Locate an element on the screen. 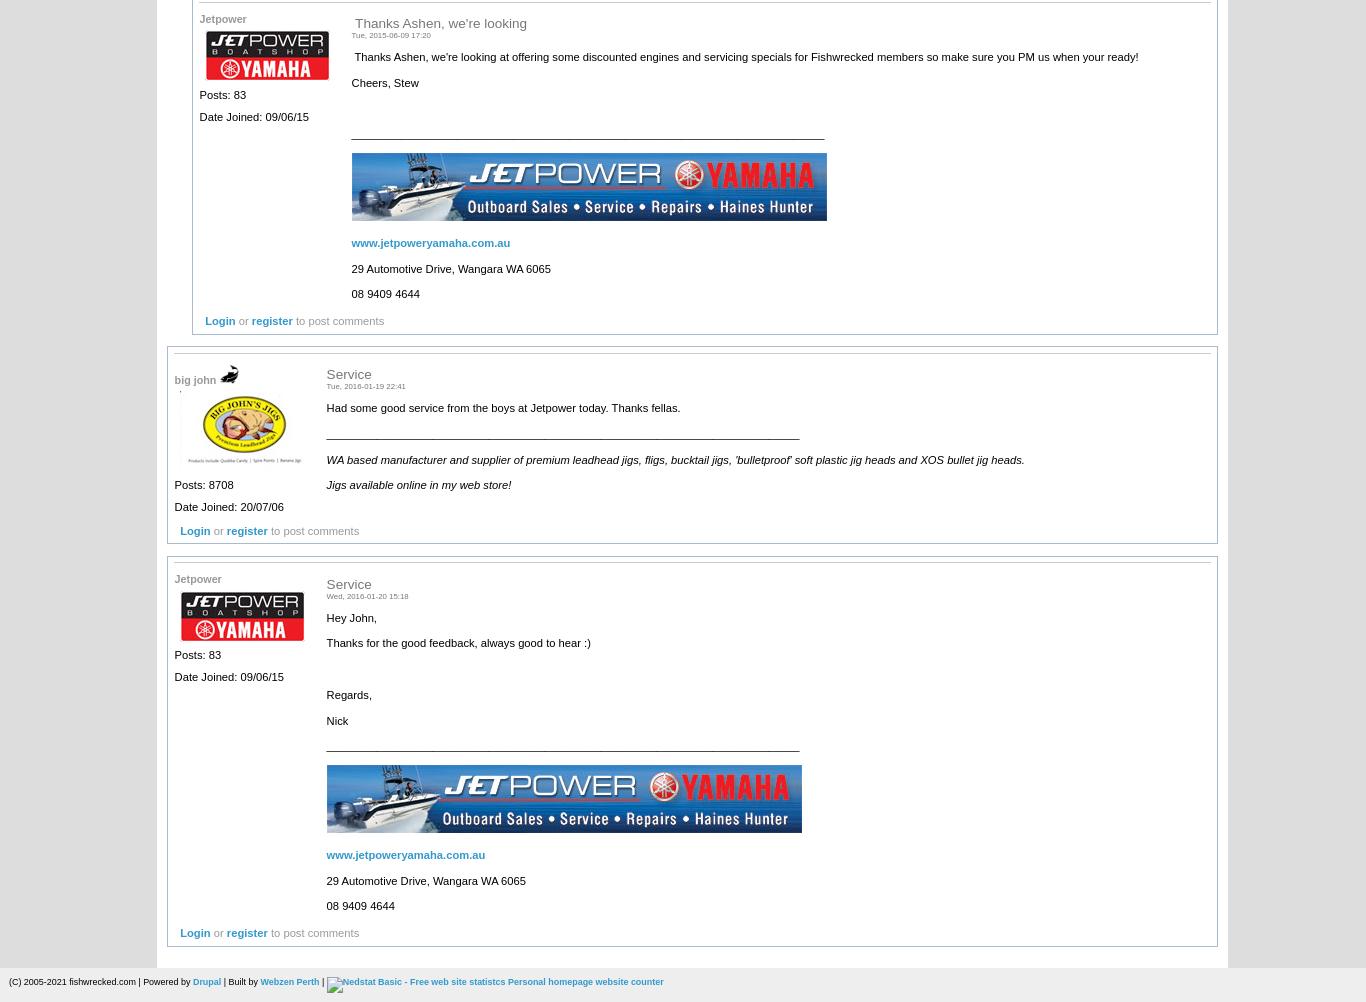 This screenshot has width=1366, height=1002. 'Drupal' is located at coordinates (191, 979).